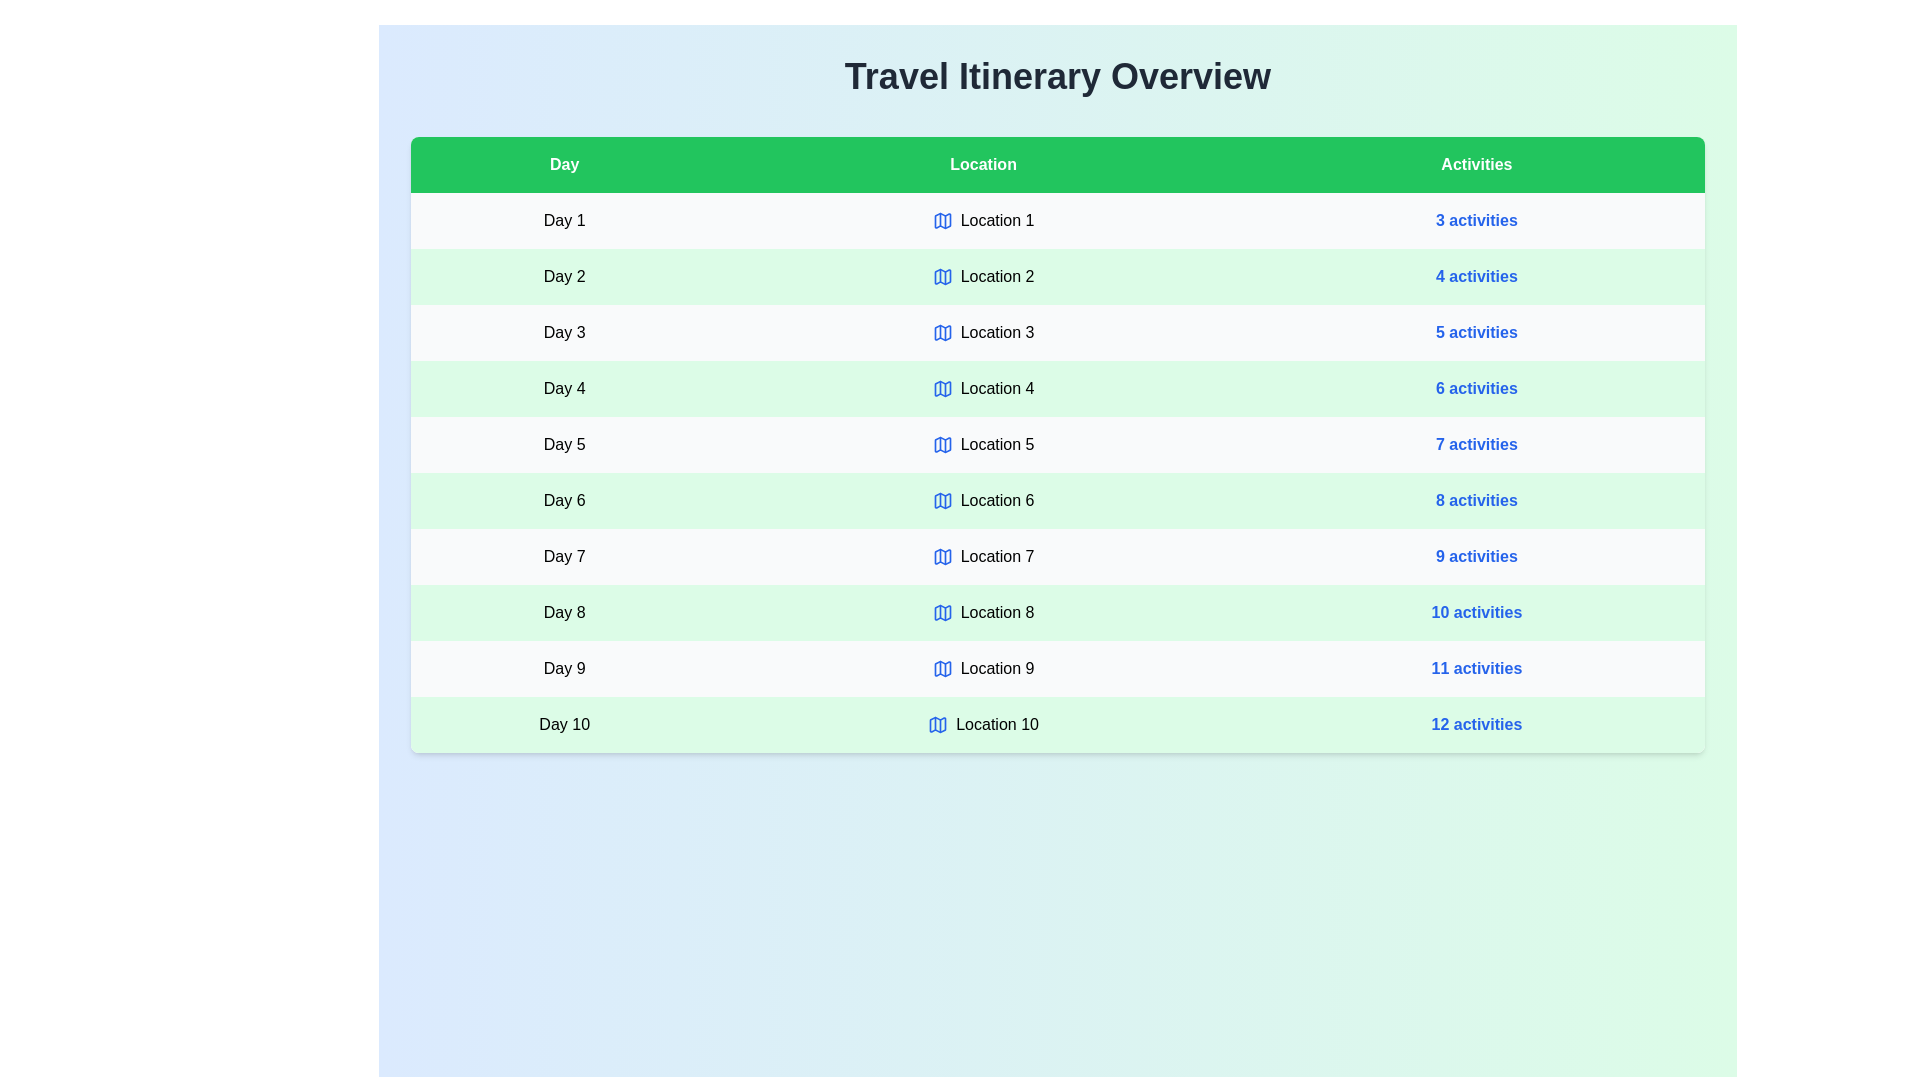 Image resolution: width=1920 pixels, height=1080 pixels. I want to click on the header of the Day column to sort the table, so click(563, 164).